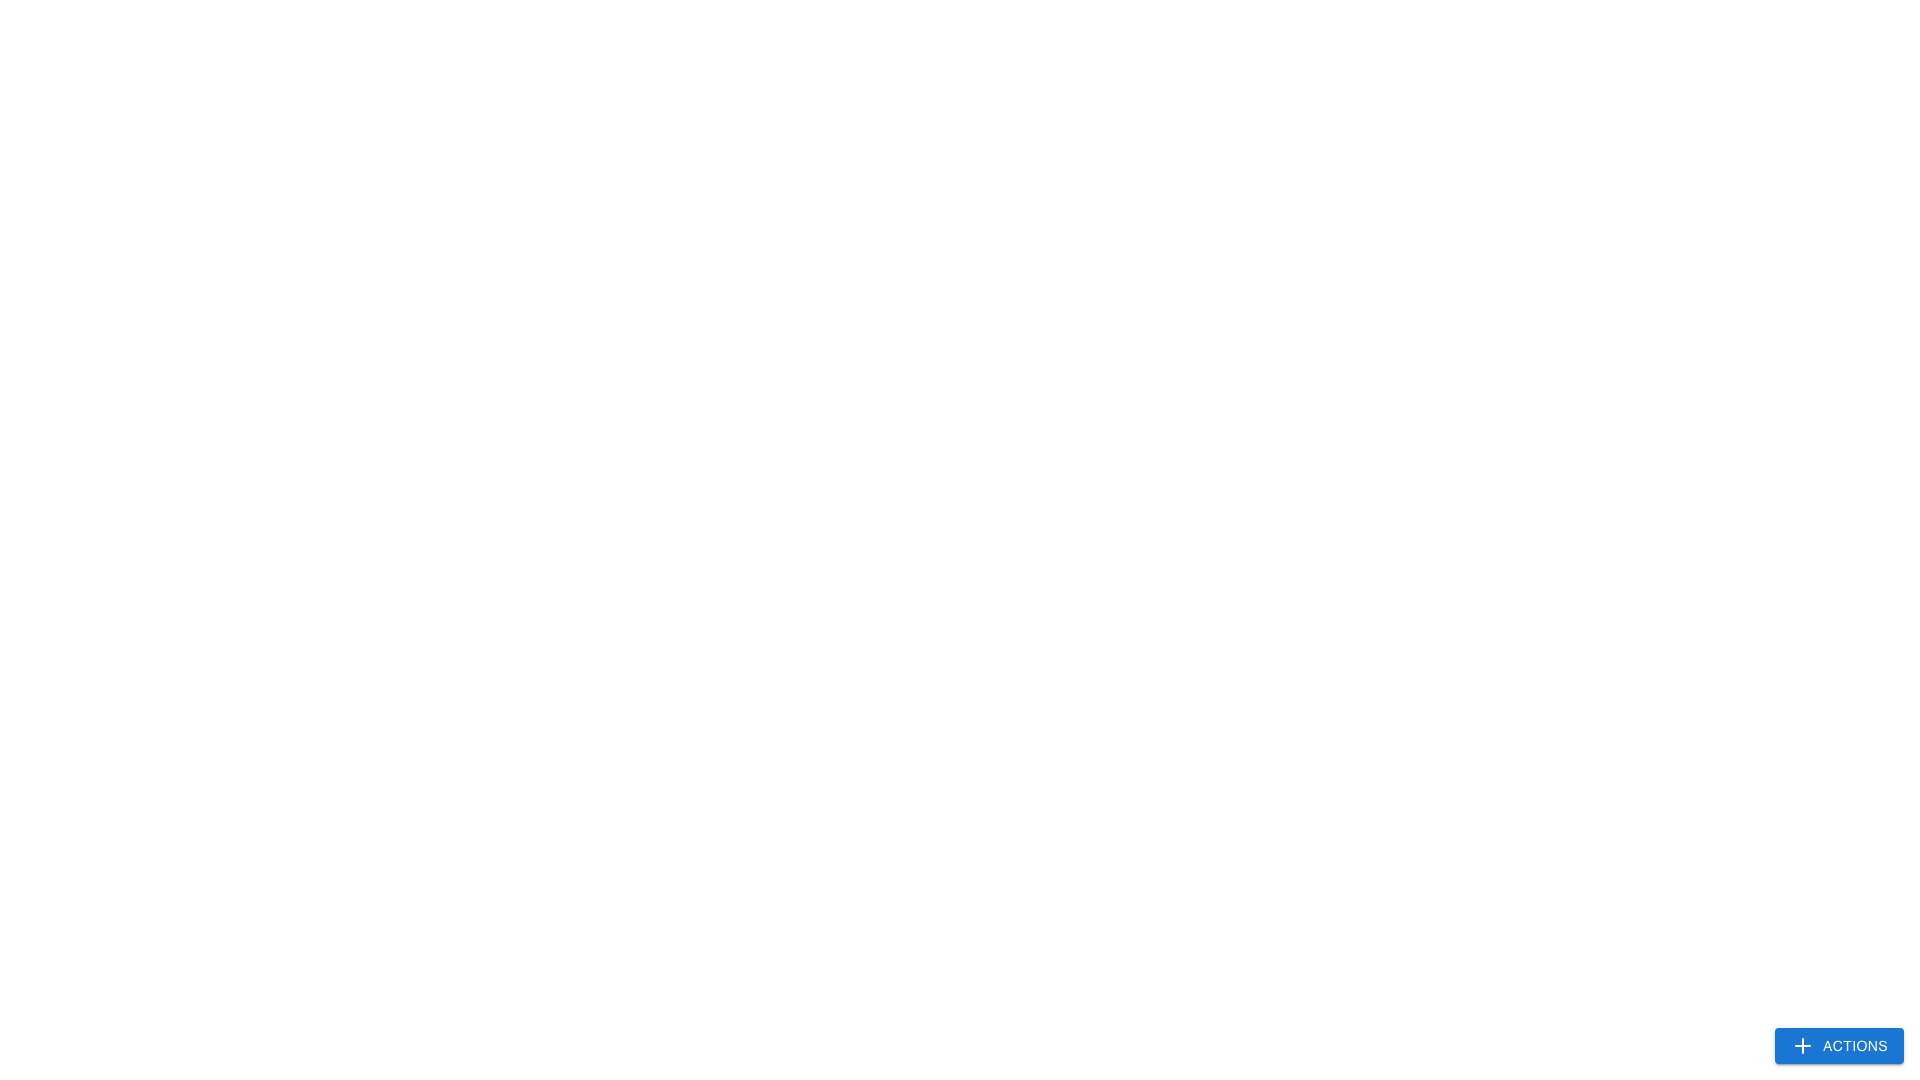  Describe the element at coordinates (1802, 1044) in the screenshot. I see `the addition icon located within the 'Actions' button at the far right bottom of the interface, which signifies the creation of new content` at that location.